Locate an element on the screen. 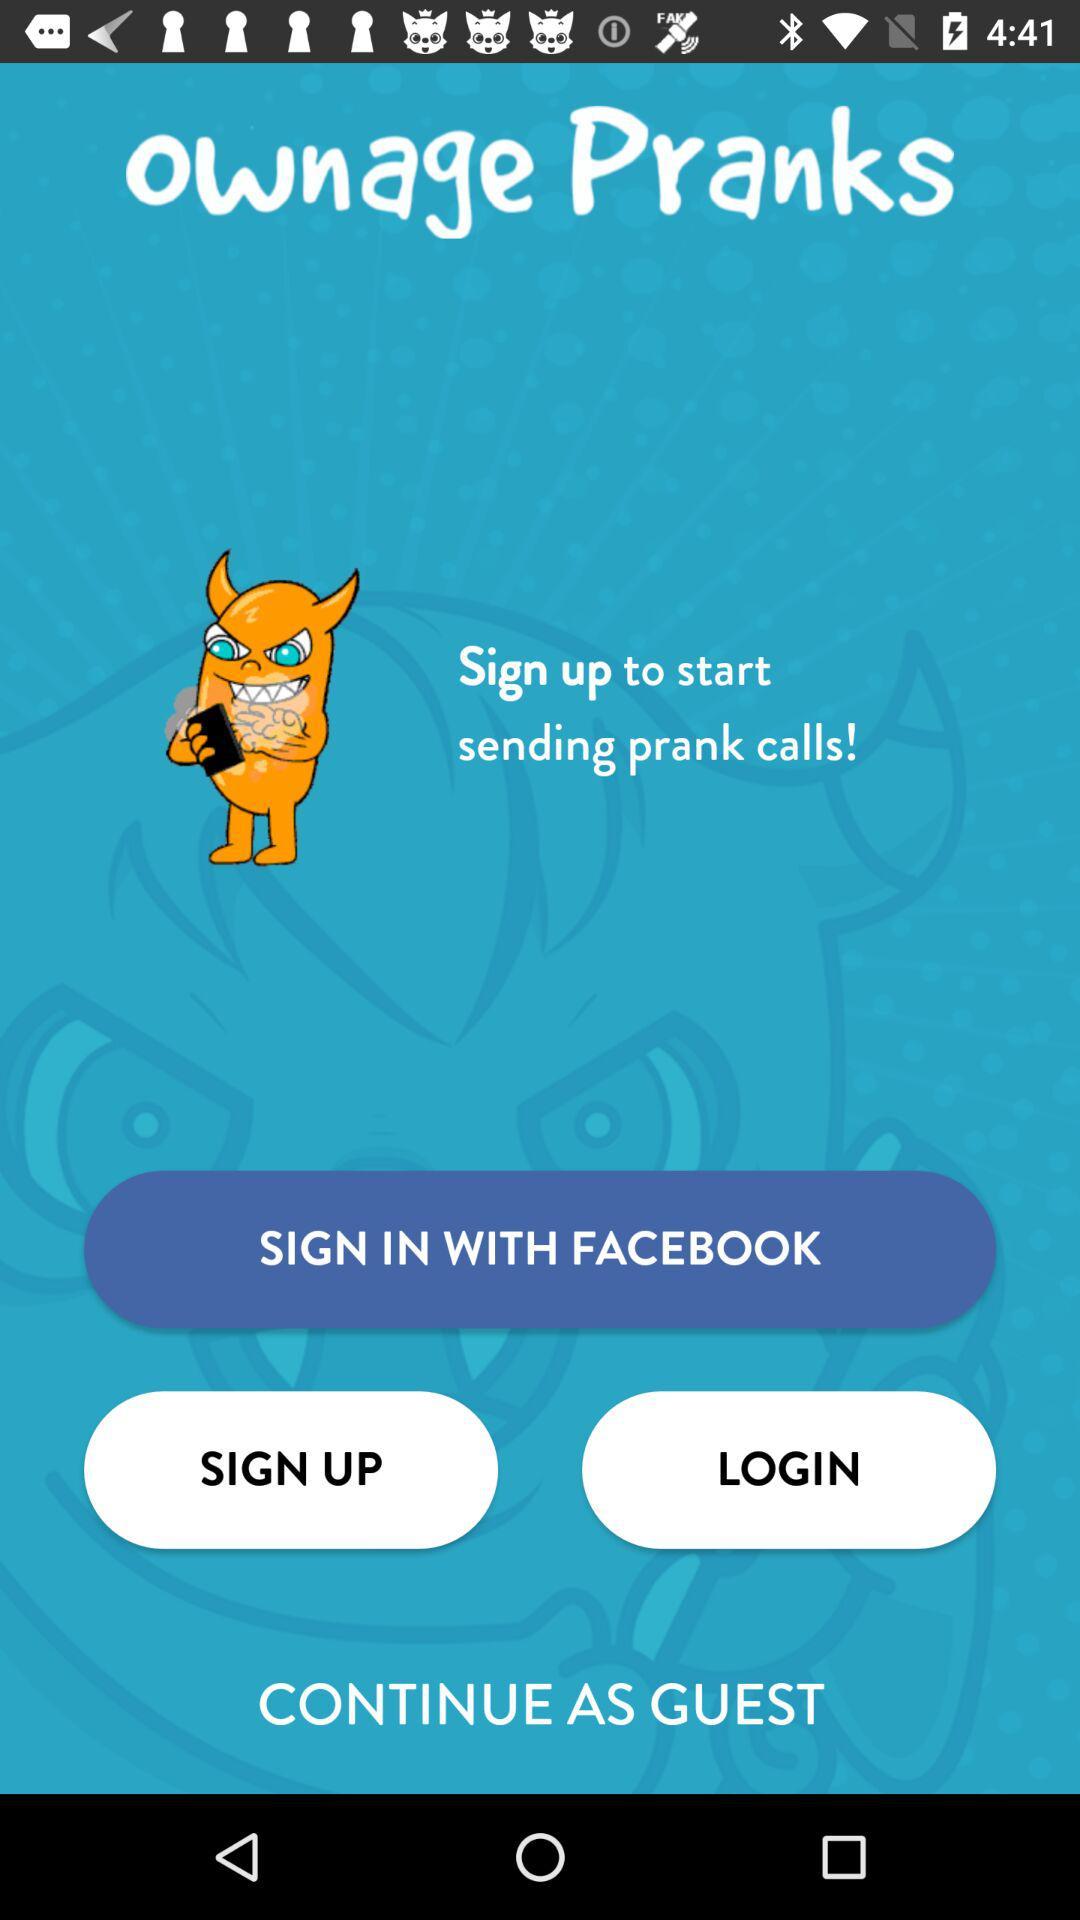 The height and width of the screenshot is (1920, 1080). the item above sign up icon is located at coordinates (540, 1248).